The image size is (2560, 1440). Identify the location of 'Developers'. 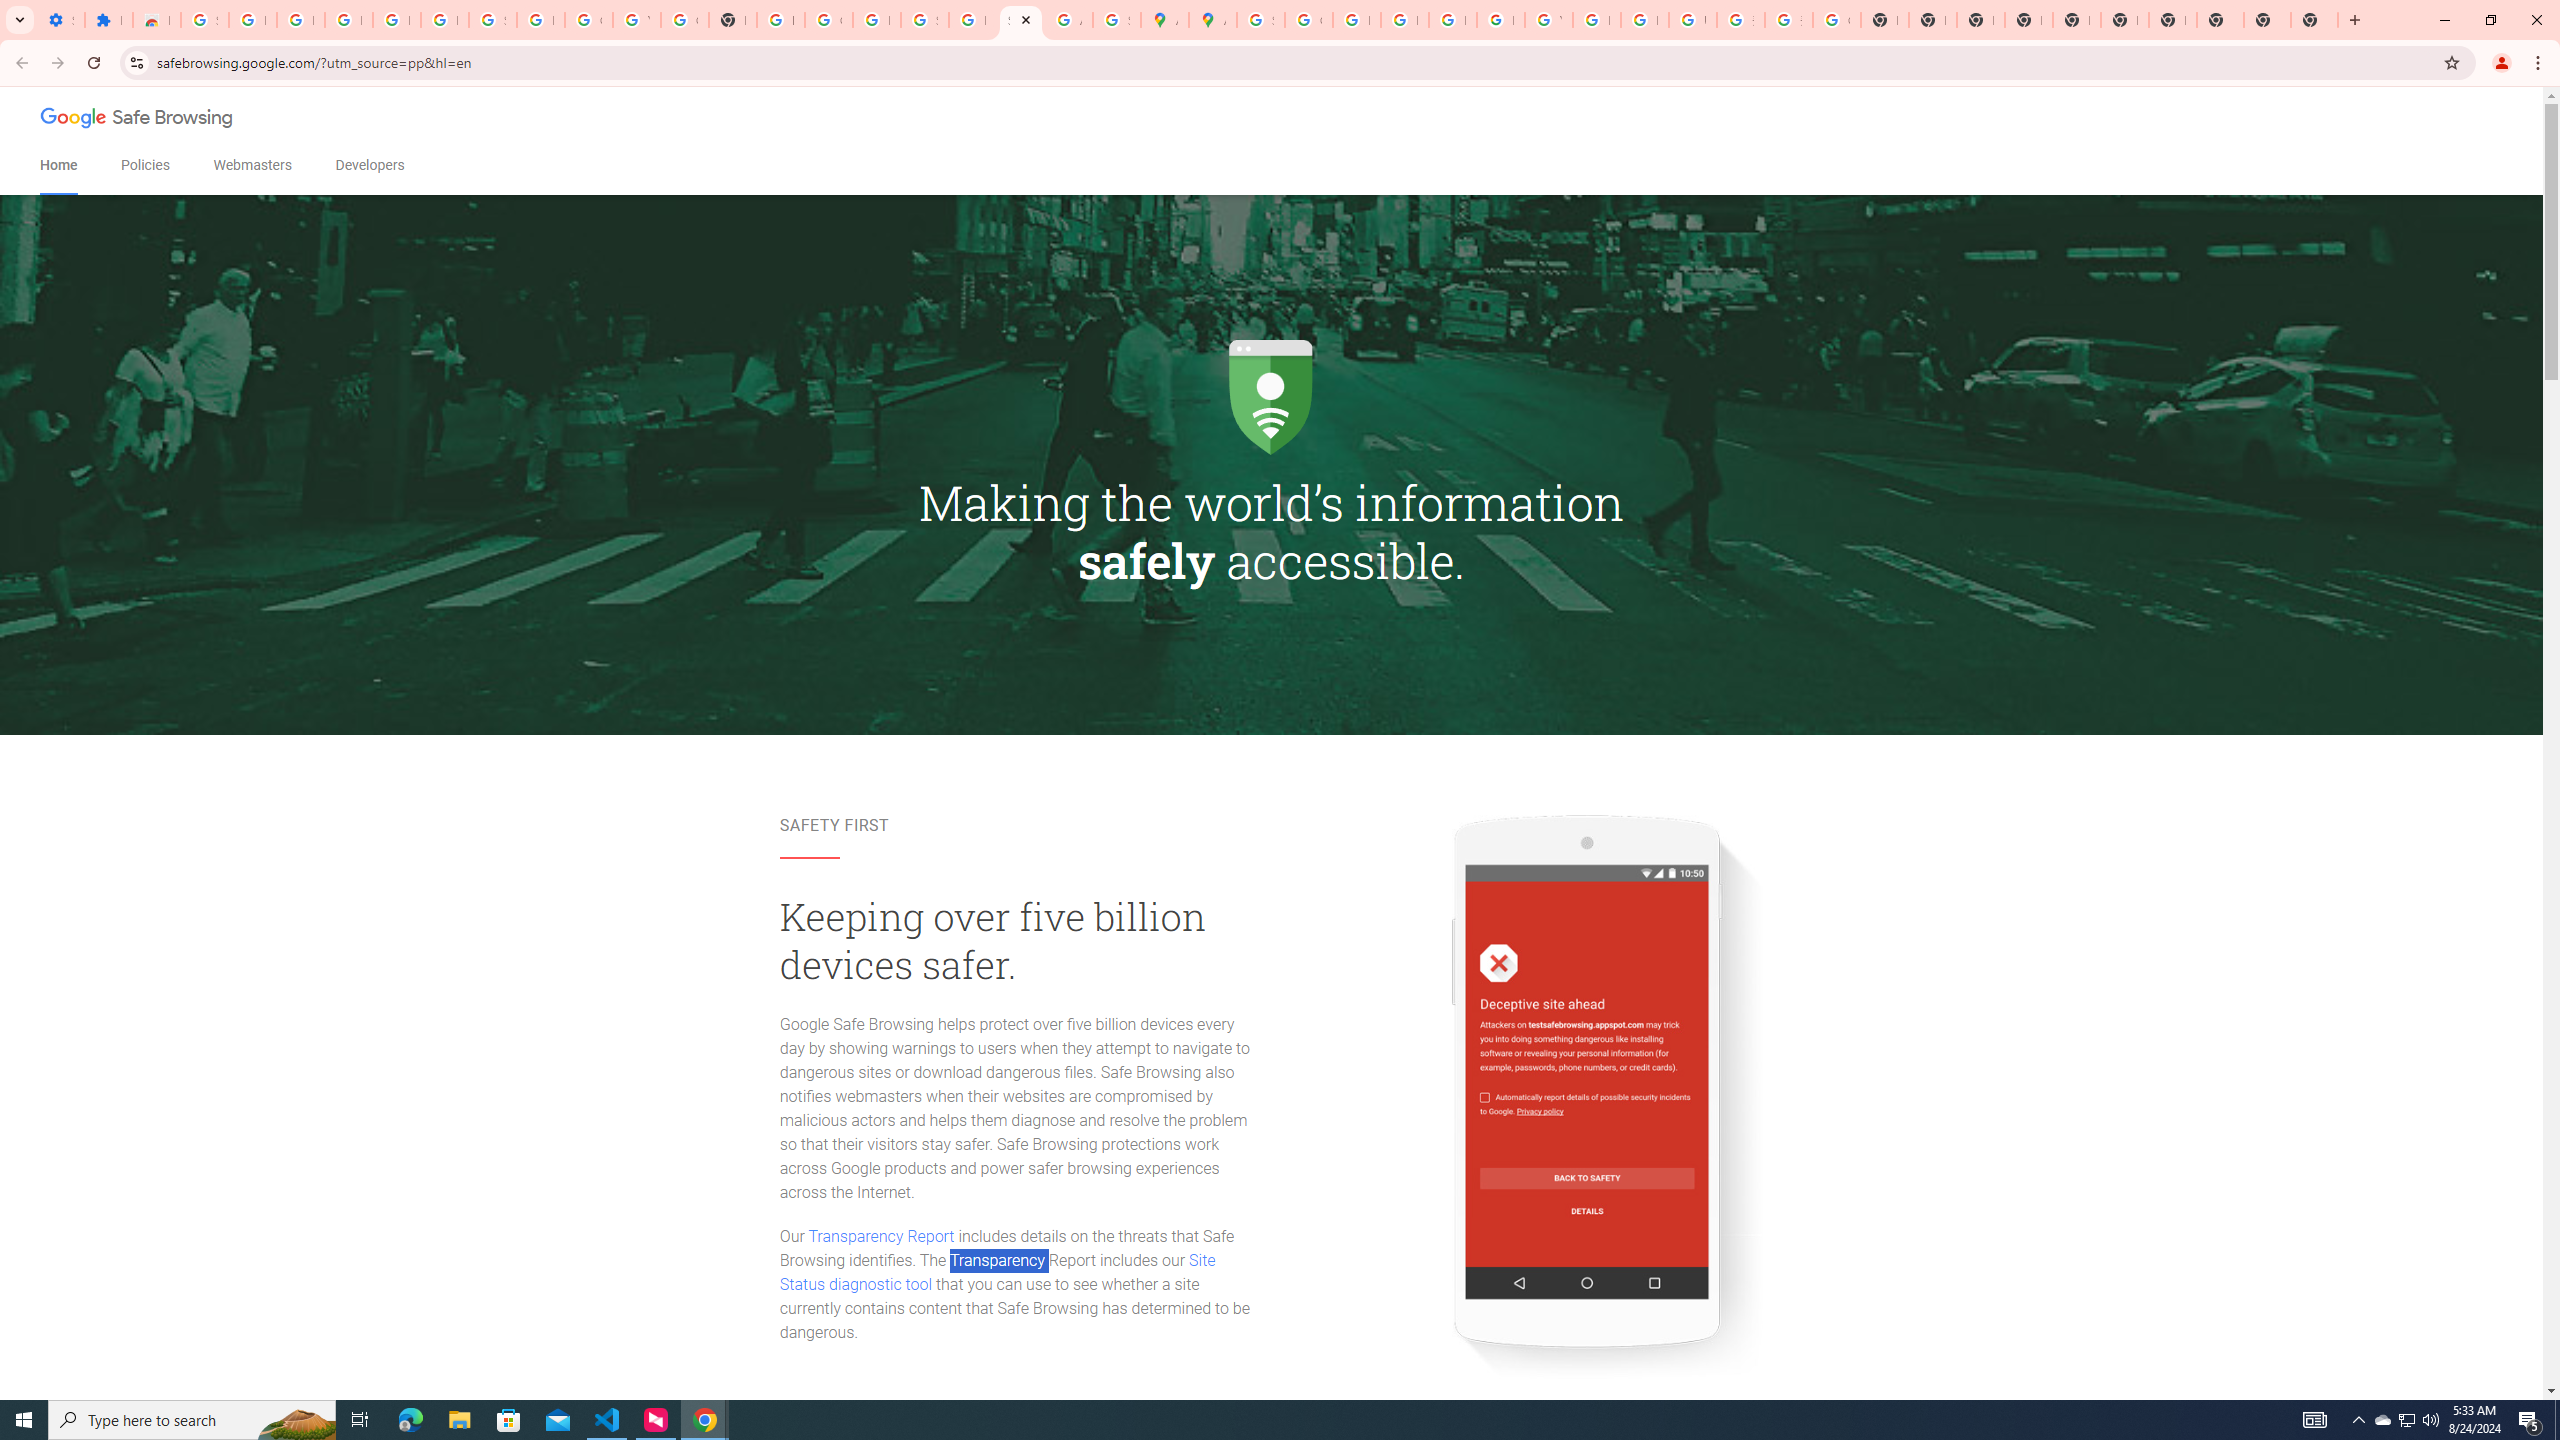
(368, 165).